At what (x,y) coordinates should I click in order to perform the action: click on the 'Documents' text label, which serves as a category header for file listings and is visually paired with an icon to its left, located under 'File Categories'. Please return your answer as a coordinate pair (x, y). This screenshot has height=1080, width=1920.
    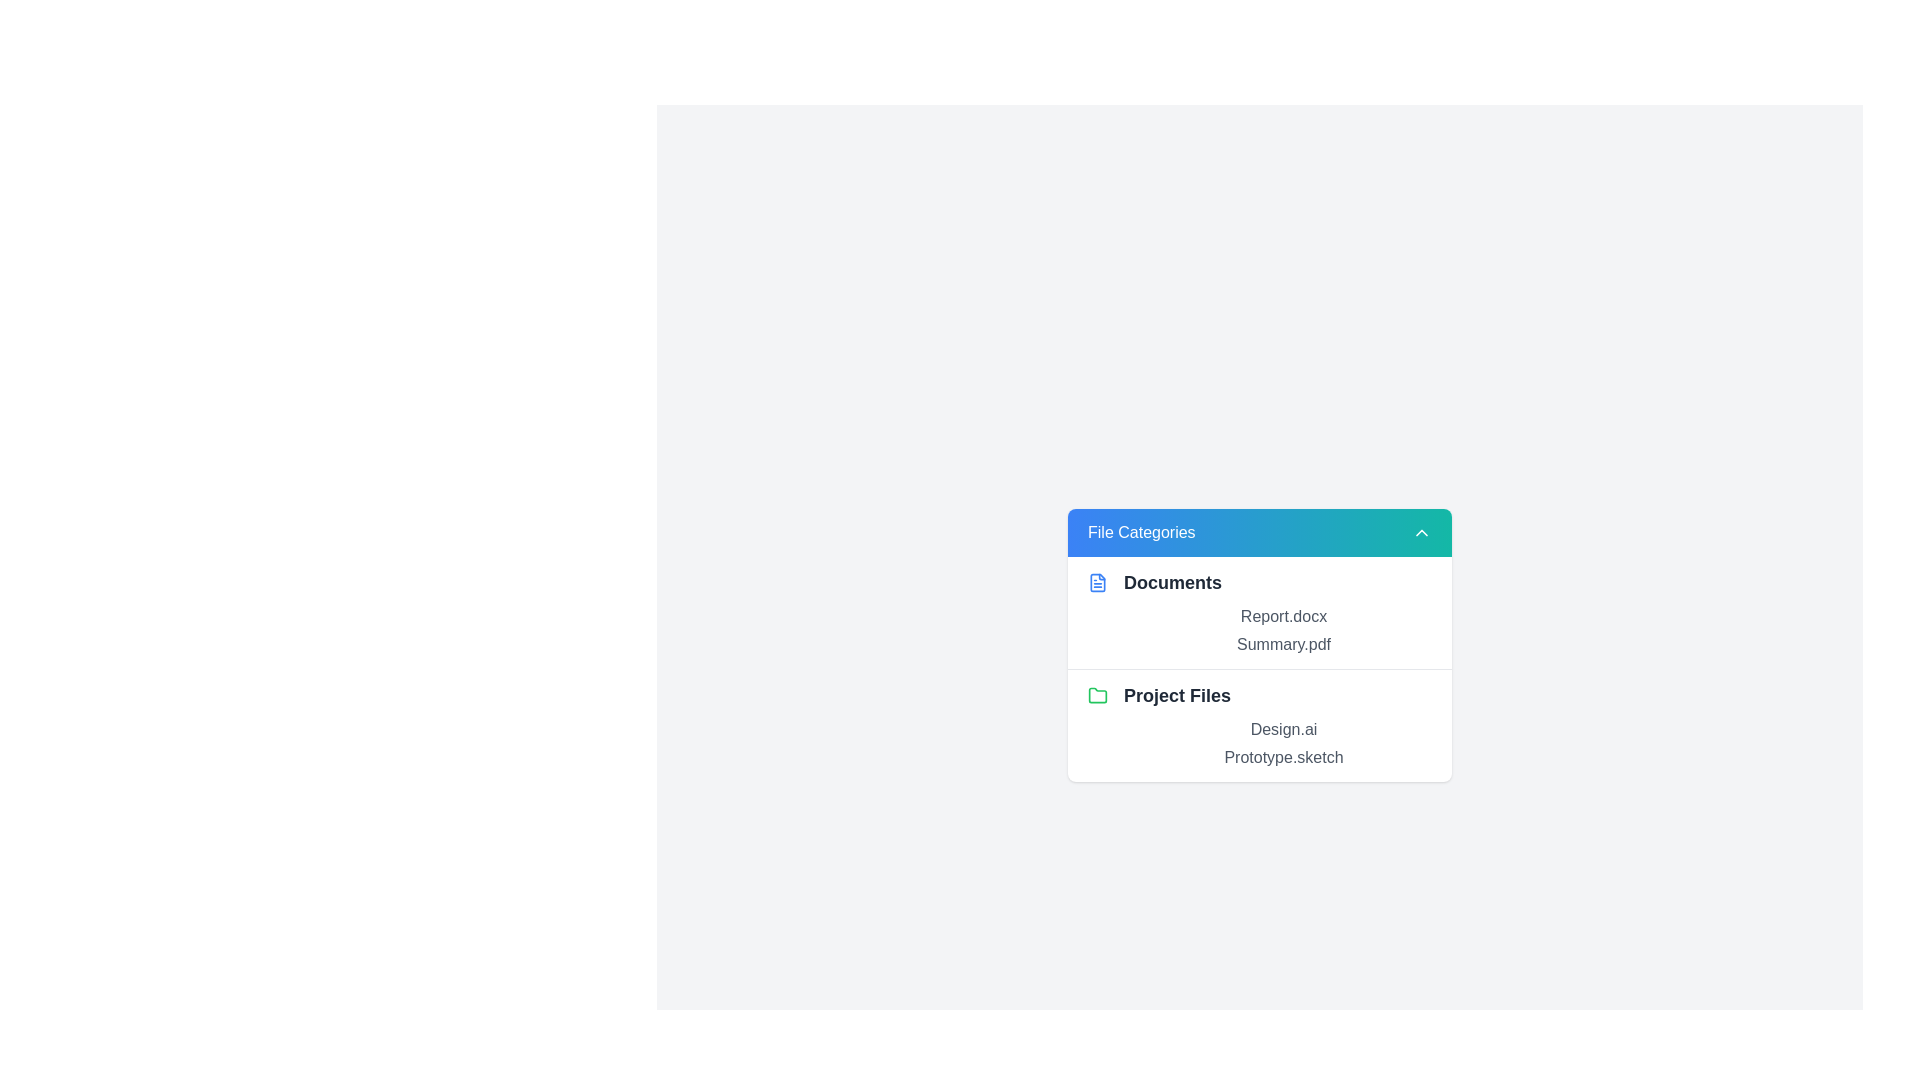
    Looking at the image, I should click on (1172, 582).